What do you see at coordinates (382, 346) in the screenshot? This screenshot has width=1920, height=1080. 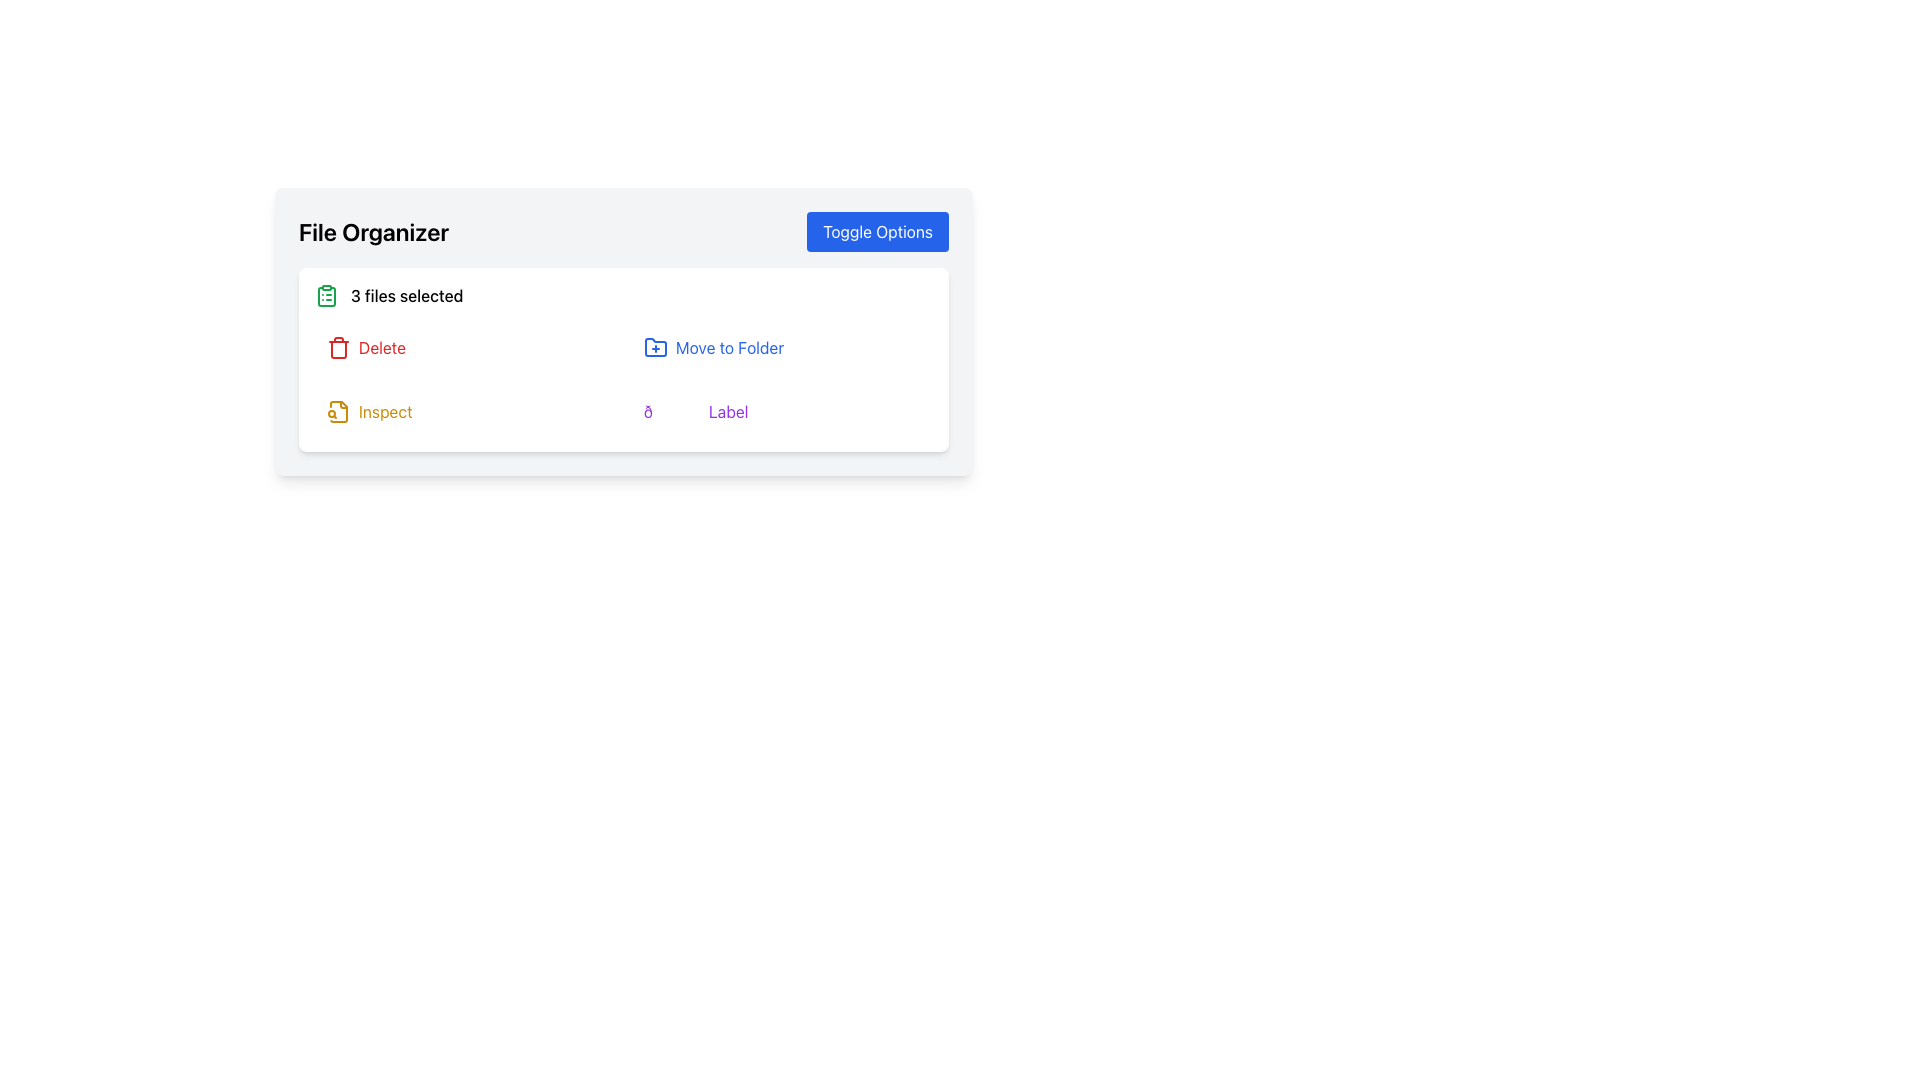 I see `the static text 'Delete', which is styled in a red serif font and located below the header indicating selected files, adjacent to options like 'Move to Folder' and 'Inspect'` at bounding box center [382, 346].